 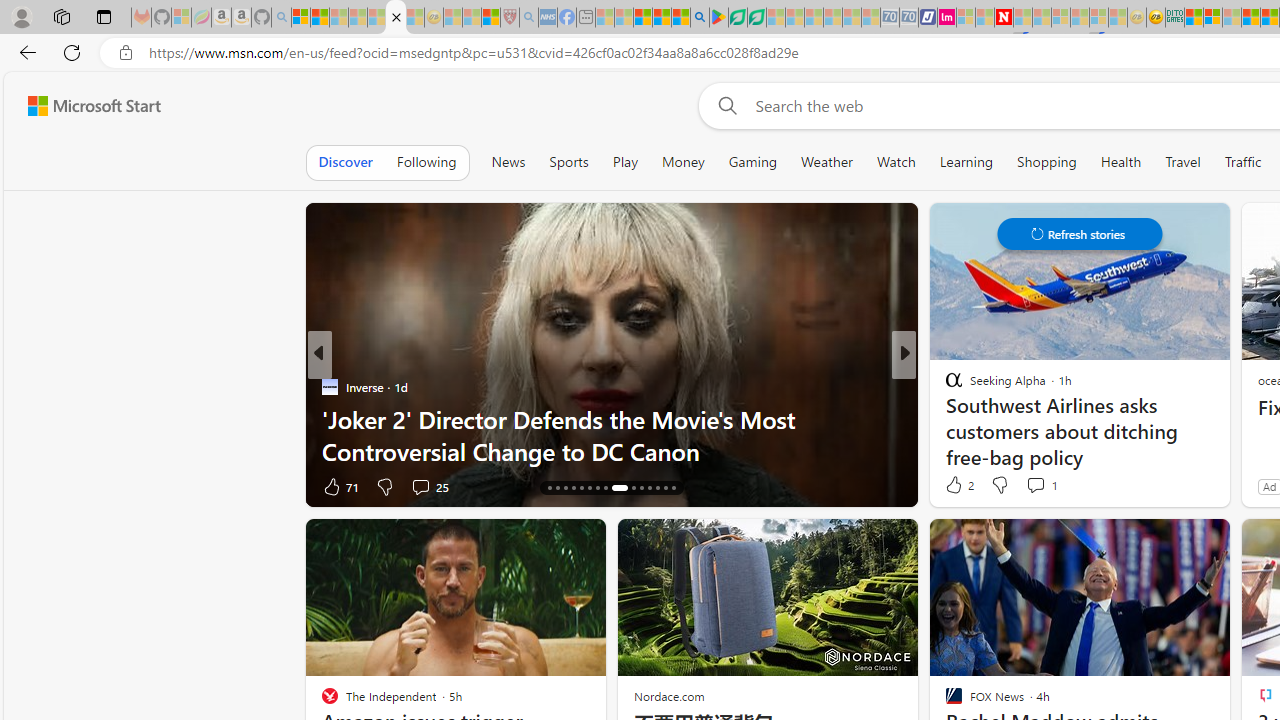 What do you see at coordinates (966, 161) in the screenshot?
I see `'Learning'` at bounding box center [966, 161].